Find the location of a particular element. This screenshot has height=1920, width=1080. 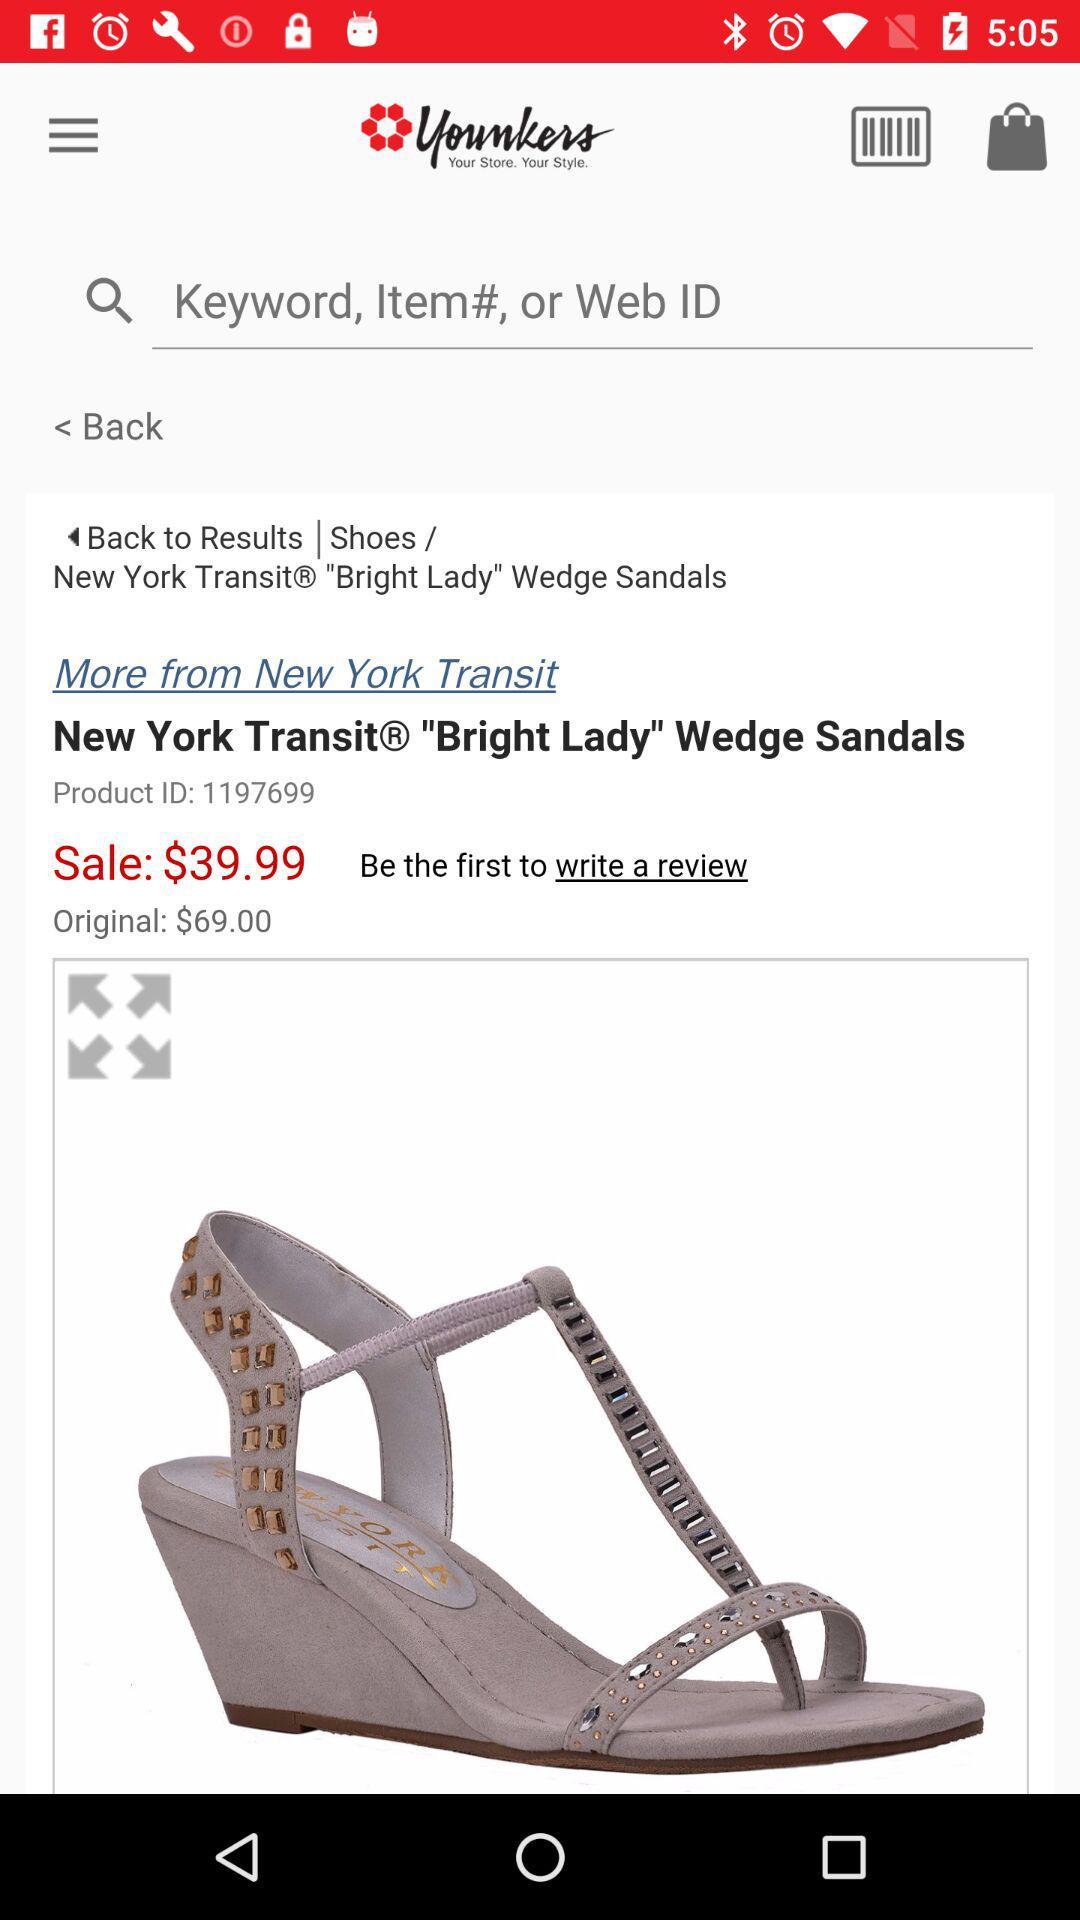

search for an item is located at coordinates (591, 298).